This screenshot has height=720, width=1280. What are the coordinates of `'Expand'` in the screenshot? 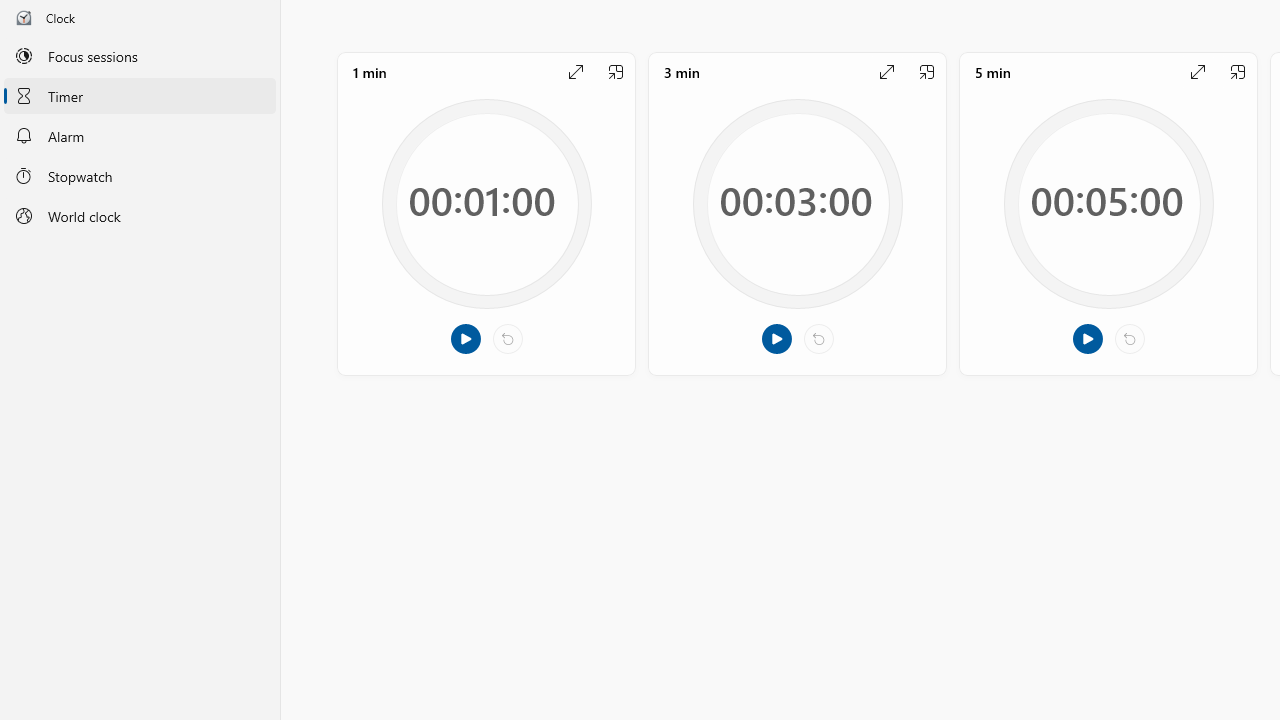 It's located at (1197, 71).